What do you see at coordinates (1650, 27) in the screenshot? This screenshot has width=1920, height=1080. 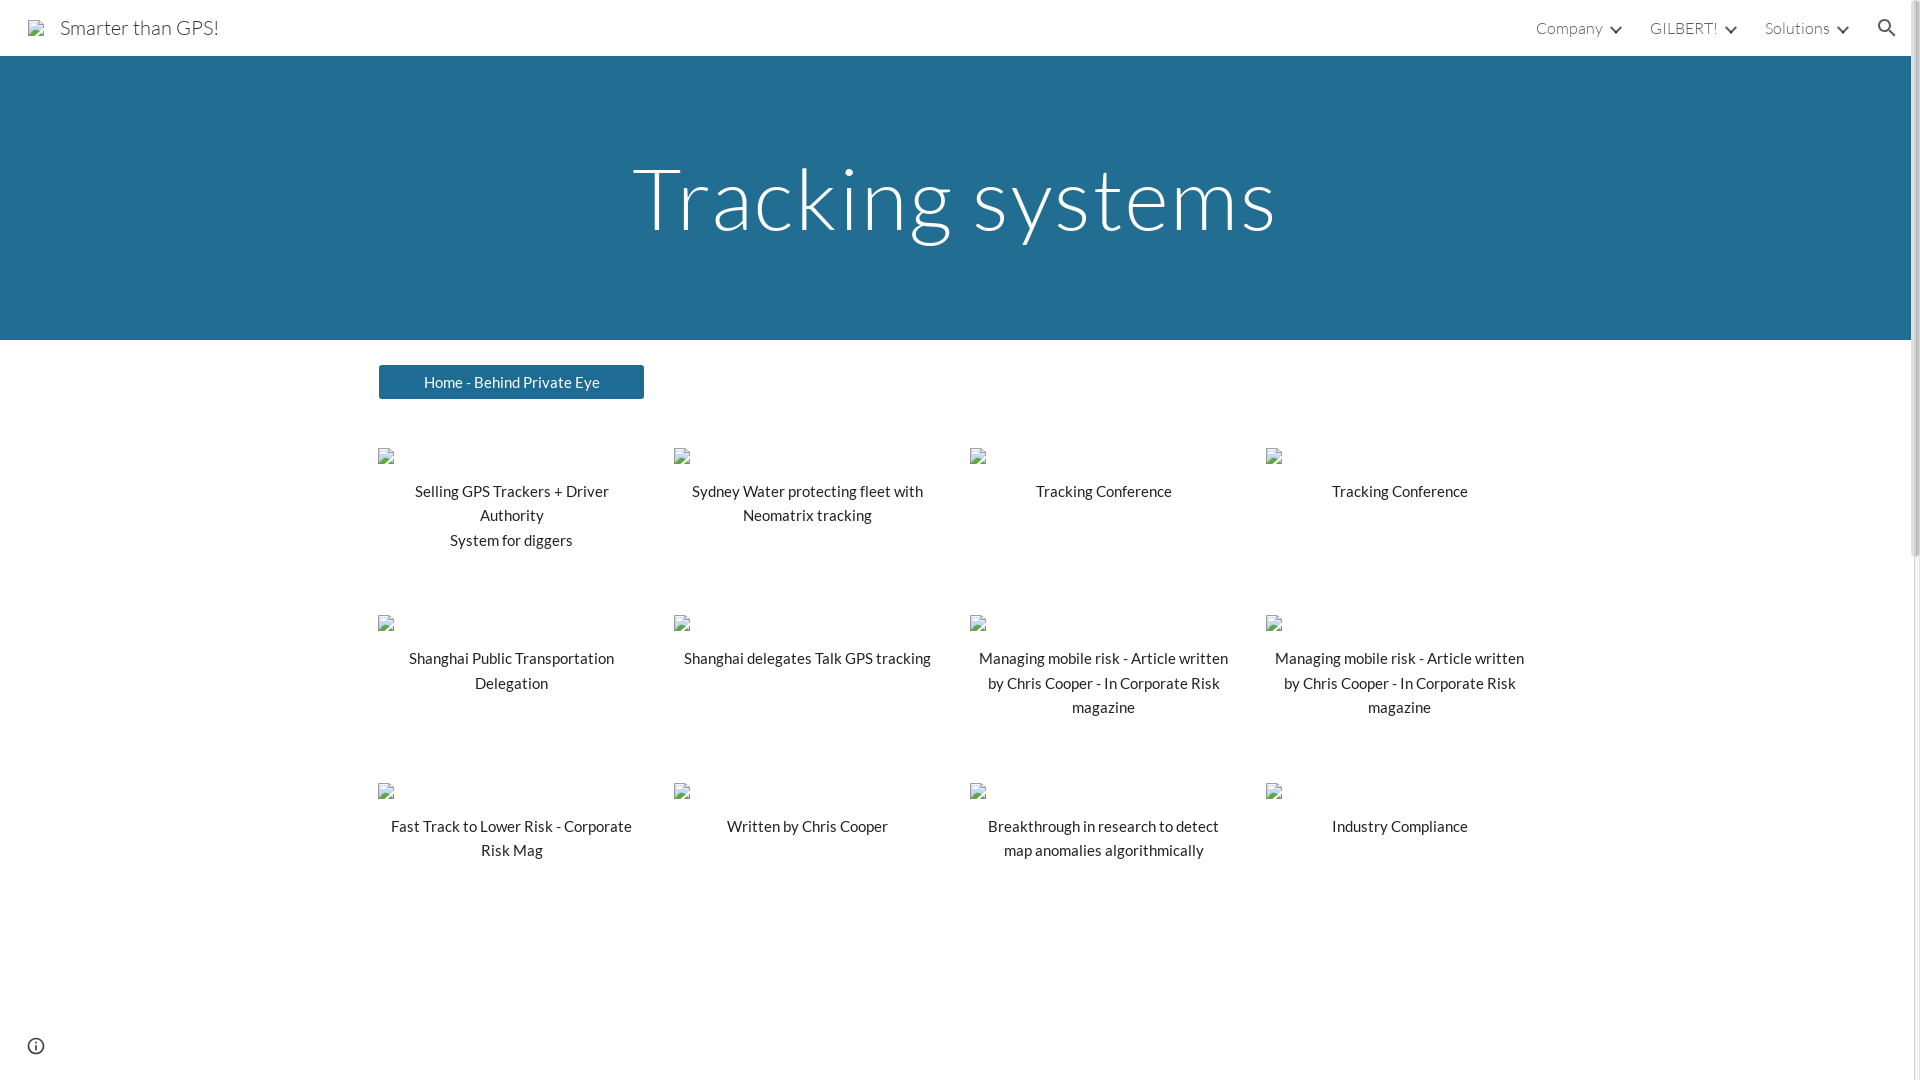 I see `'GILBERT!'` at bounding box center [1650, 27].